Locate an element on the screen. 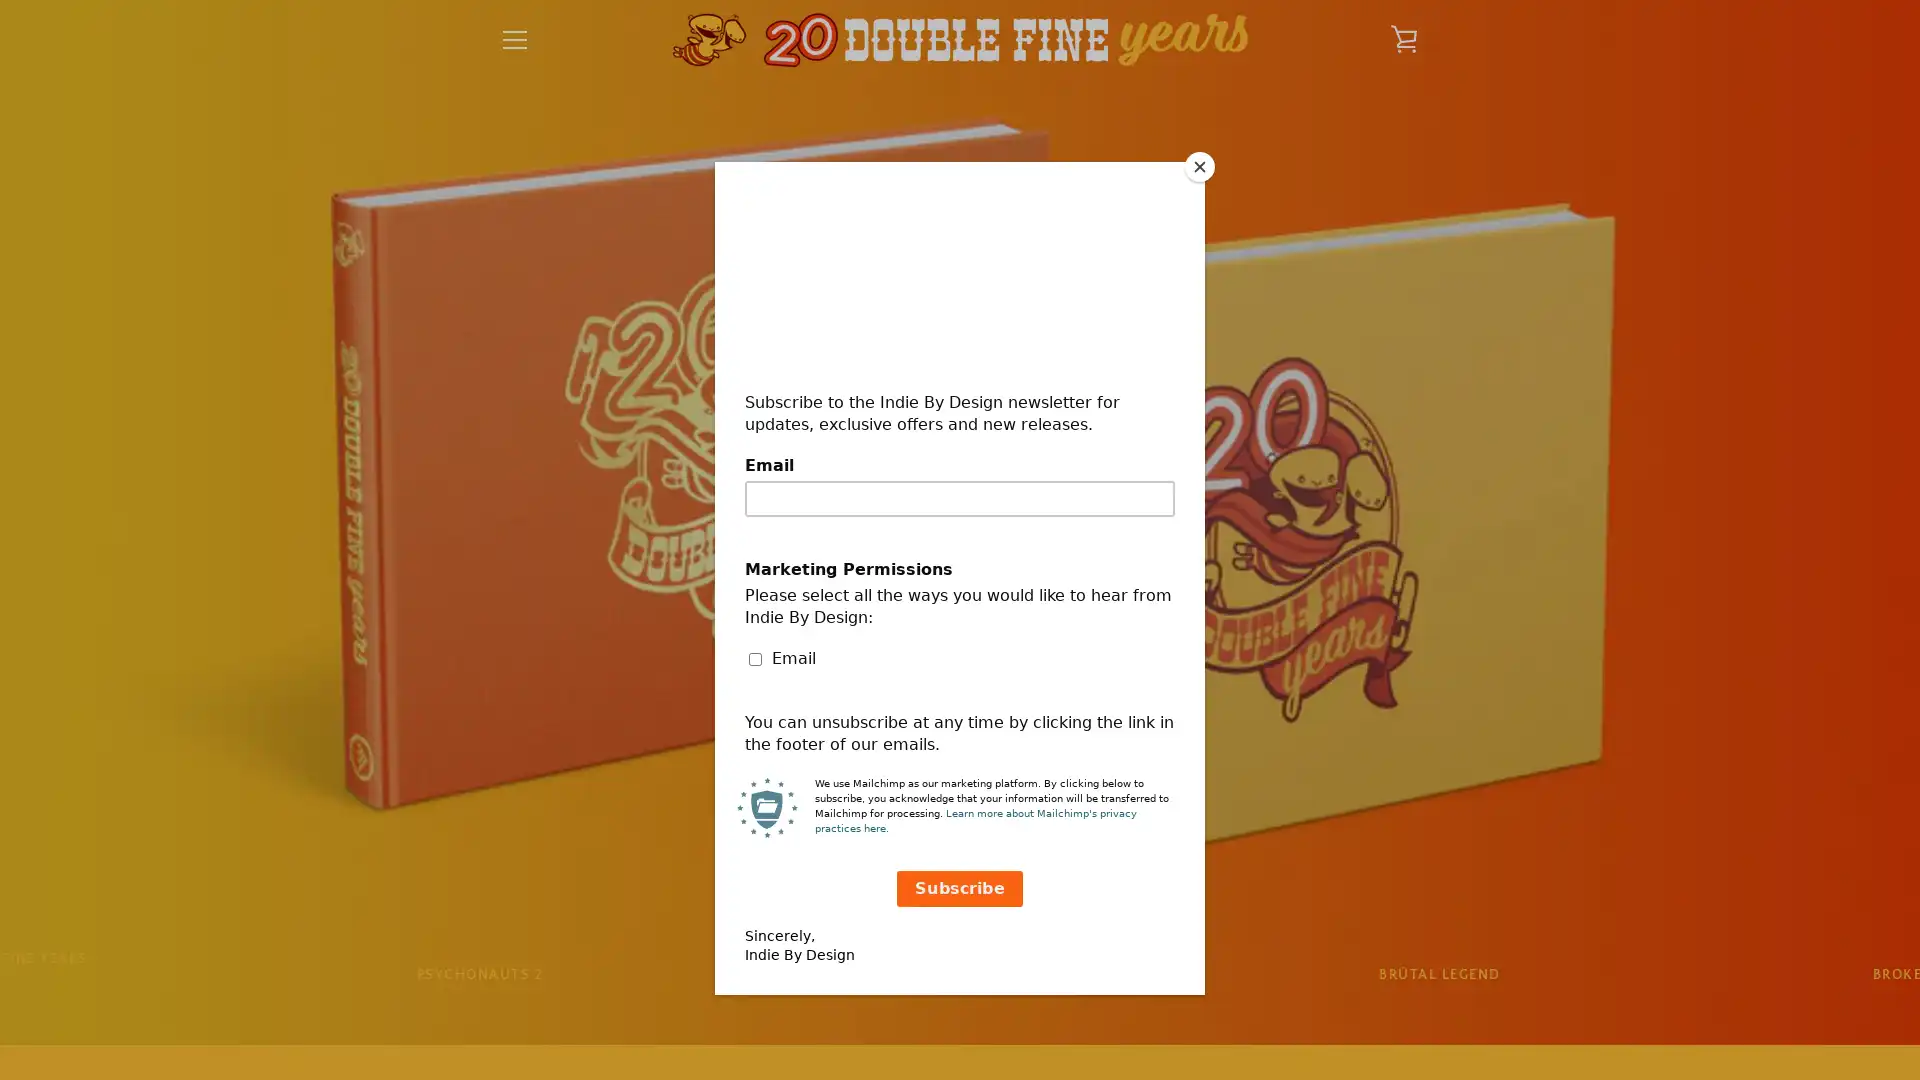 The image size is (1920, 1080). SUBSCRIBE is located at coordinates (1370, 900).